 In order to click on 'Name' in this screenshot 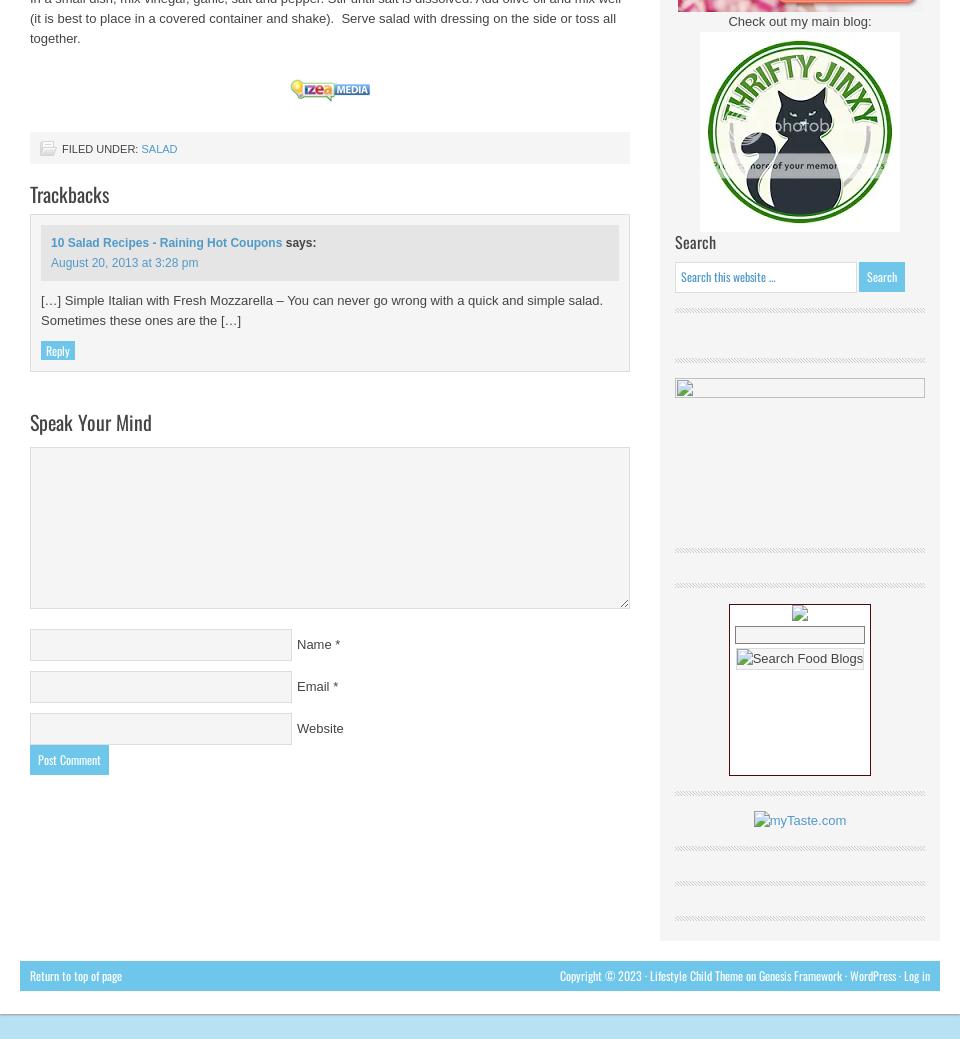, I will do `click(296, 644)`.